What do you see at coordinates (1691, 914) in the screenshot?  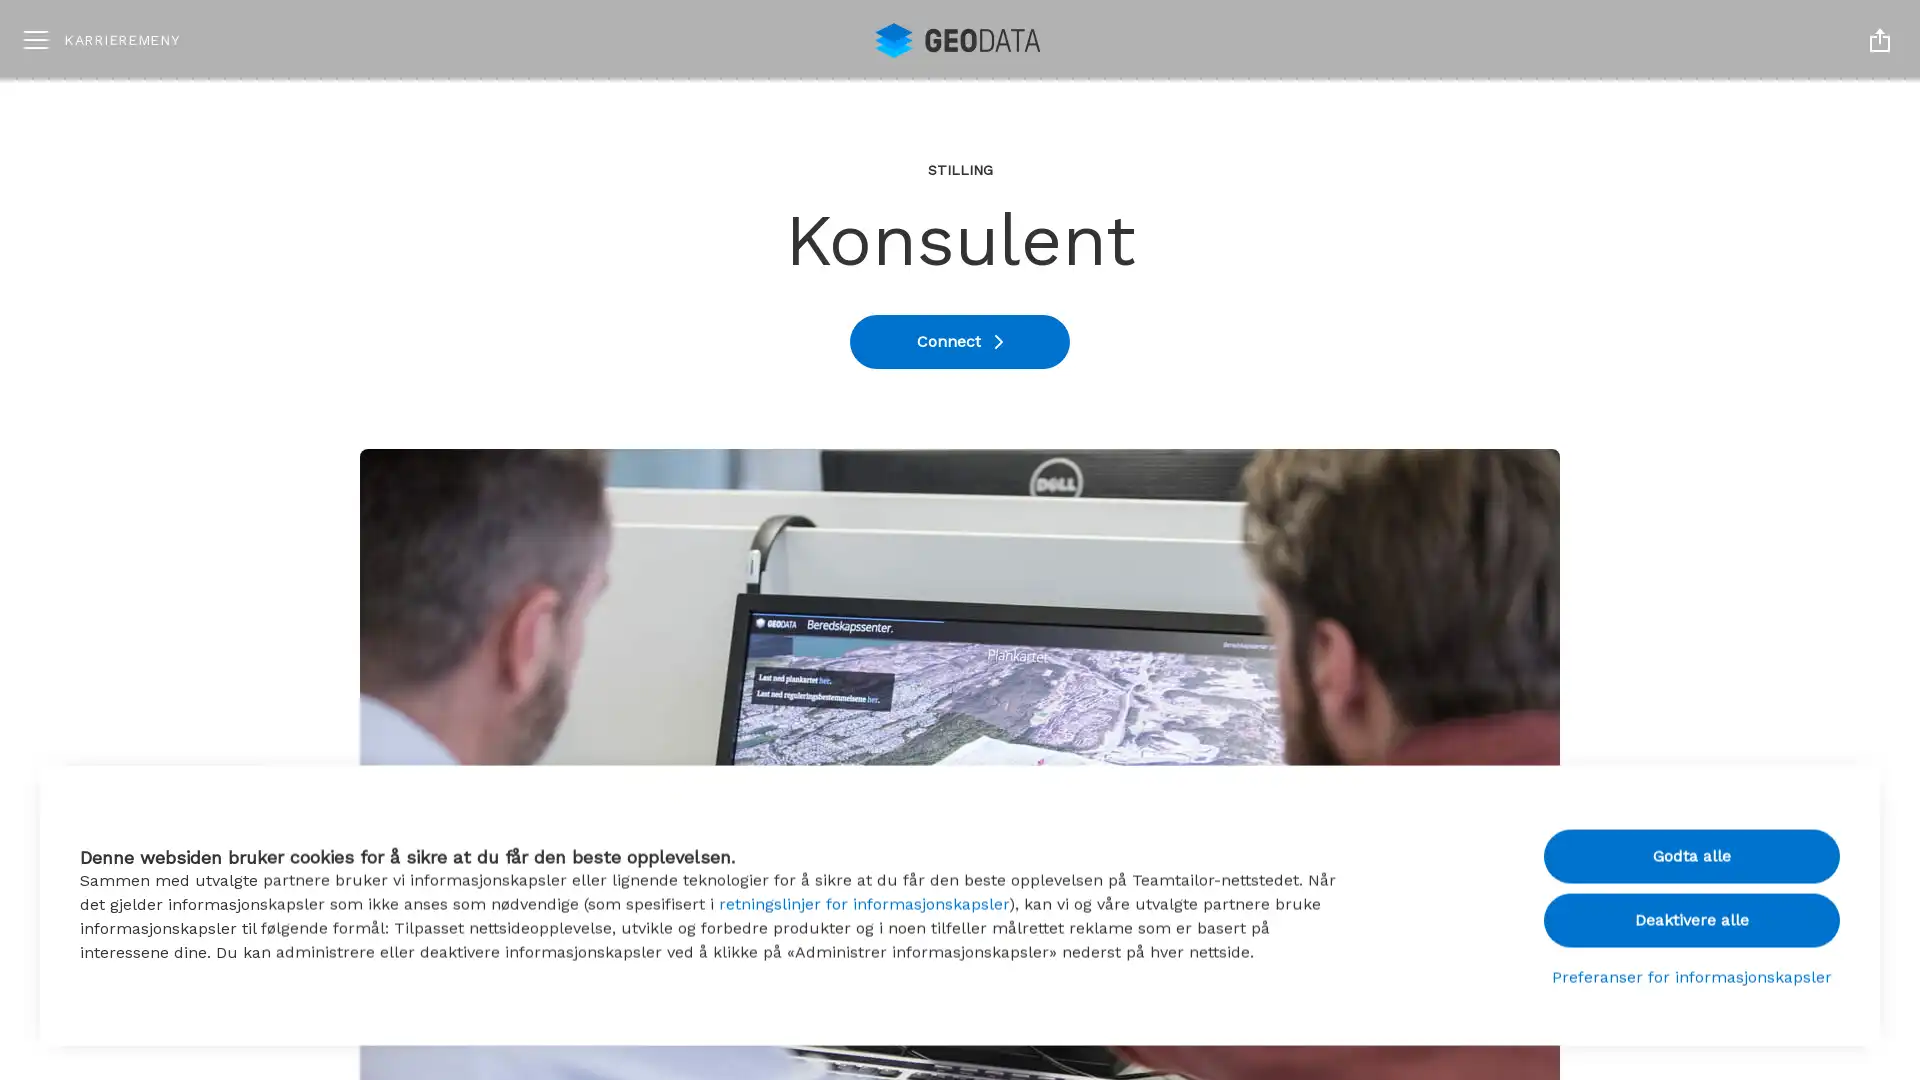 I see `Deaktivere alle` at bounding box center [1691, 914].